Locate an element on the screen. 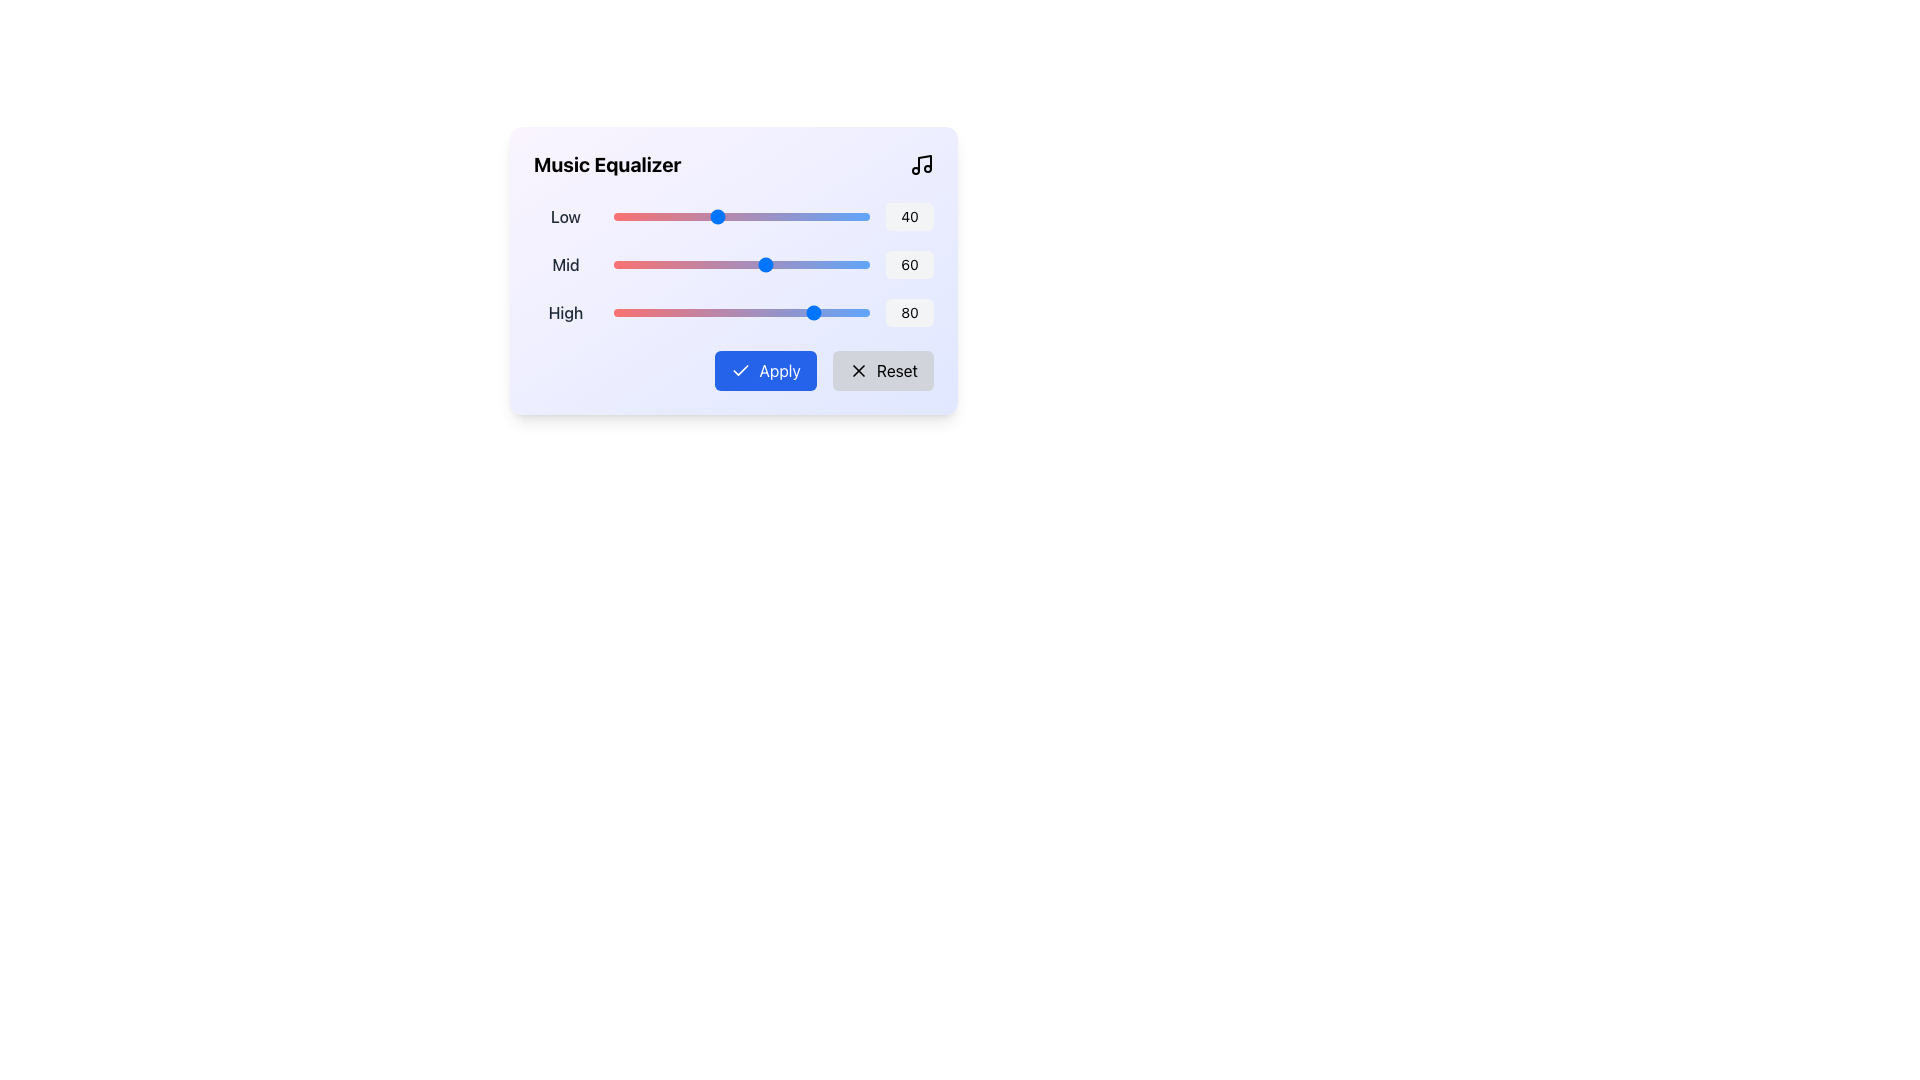 This screenshot has height=1080, width=1920. the text box displaying the number '40', which has a light gray background and rounded borders, located in the upper-left region of the interface is located at coordinates (909, 216).